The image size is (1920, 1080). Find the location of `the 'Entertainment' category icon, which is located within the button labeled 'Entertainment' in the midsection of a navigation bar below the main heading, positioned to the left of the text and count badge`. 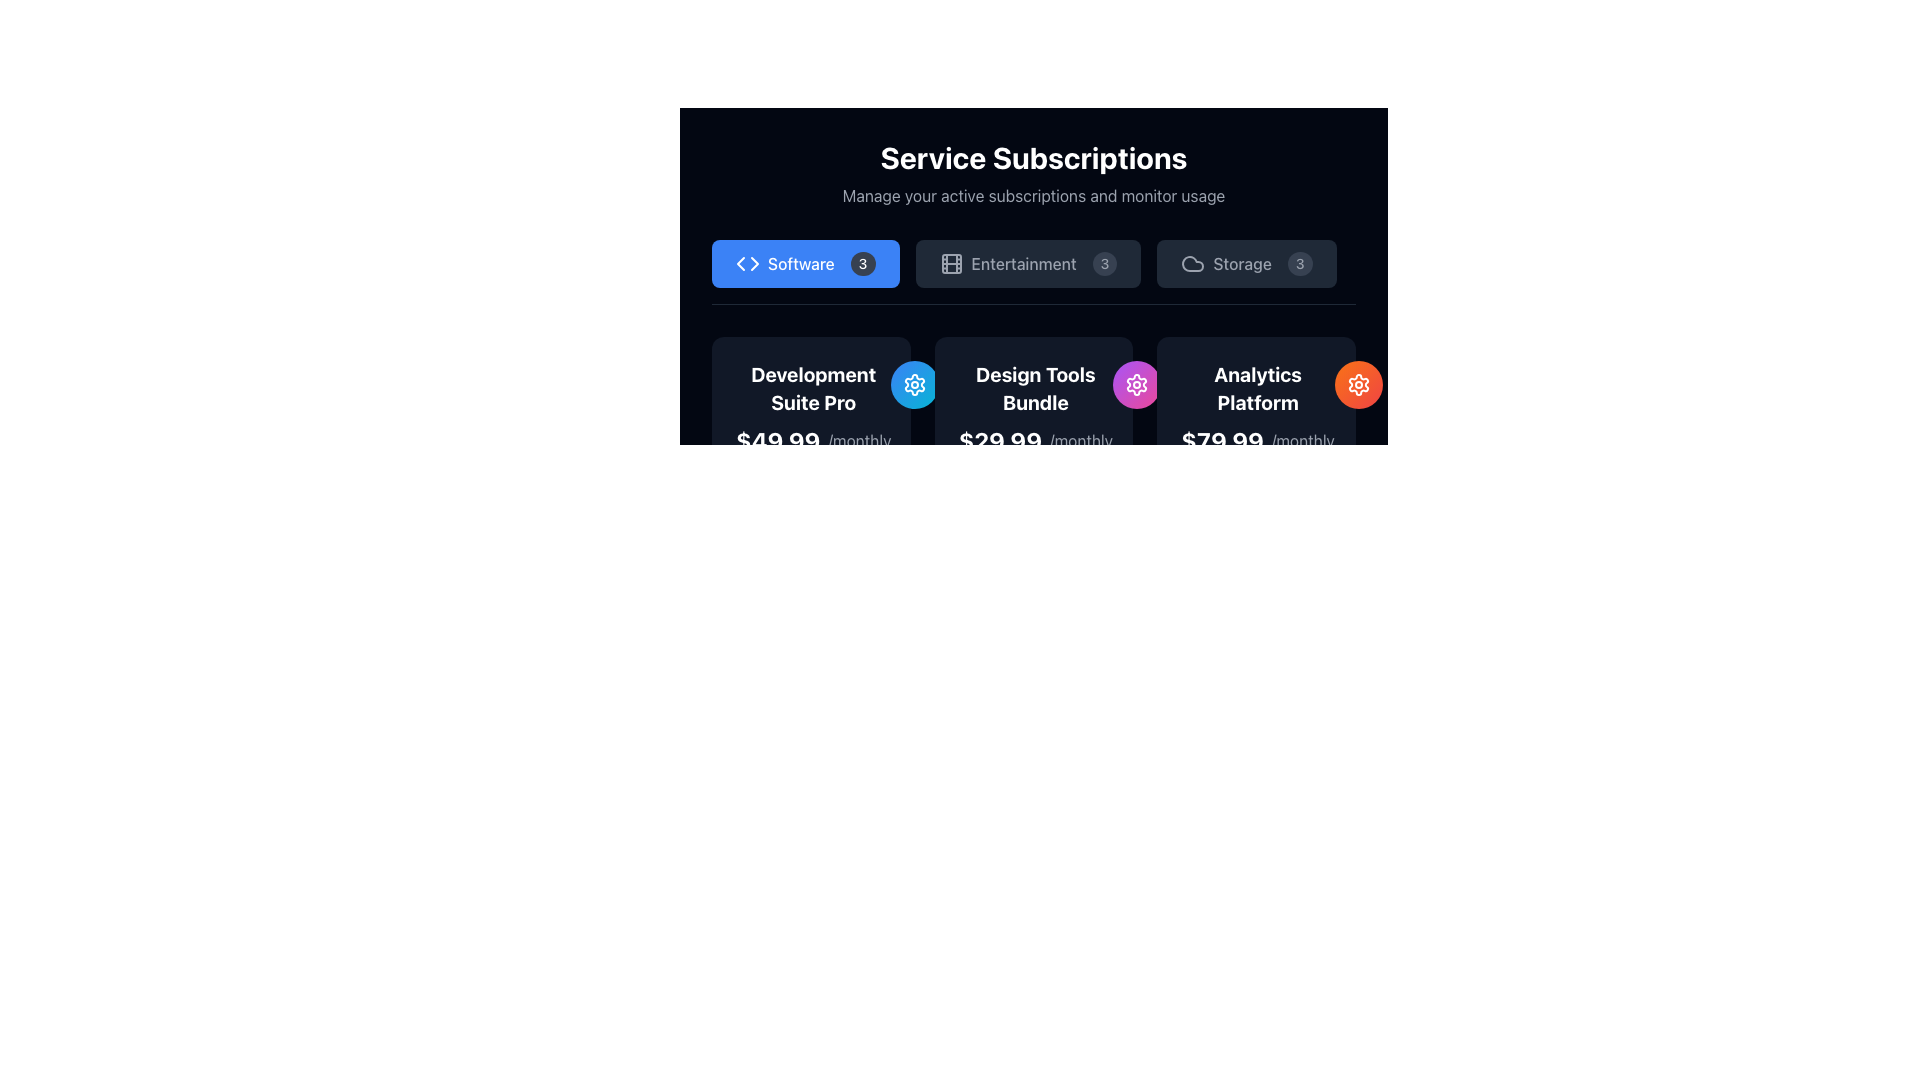

the 'Entertainment' category icon, which is located within the button labeled 'Entertainment' in the midsection of a navigation bar below the main heading, positioned to the left of the text and count badge is located at coordinates (950, 262).